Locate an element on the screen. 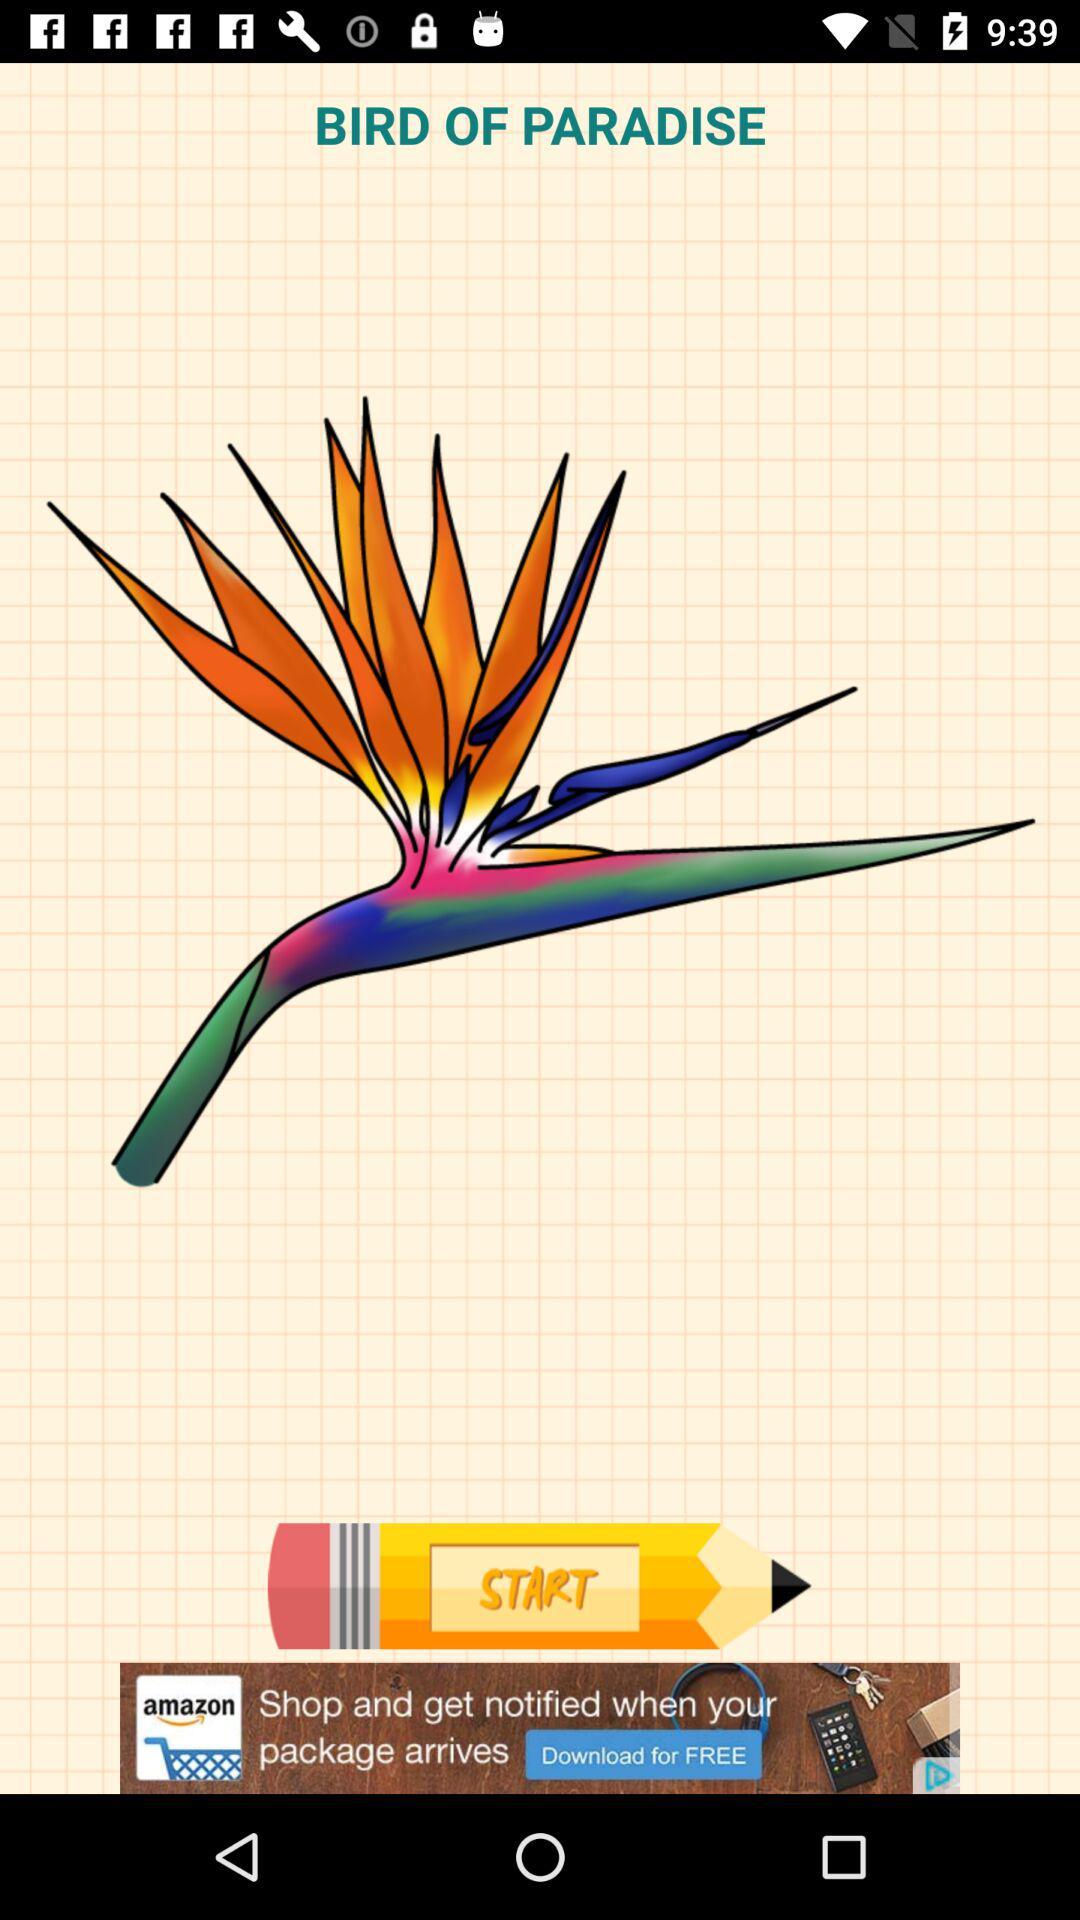  open advertisement is located at coordinates (540, 1727).